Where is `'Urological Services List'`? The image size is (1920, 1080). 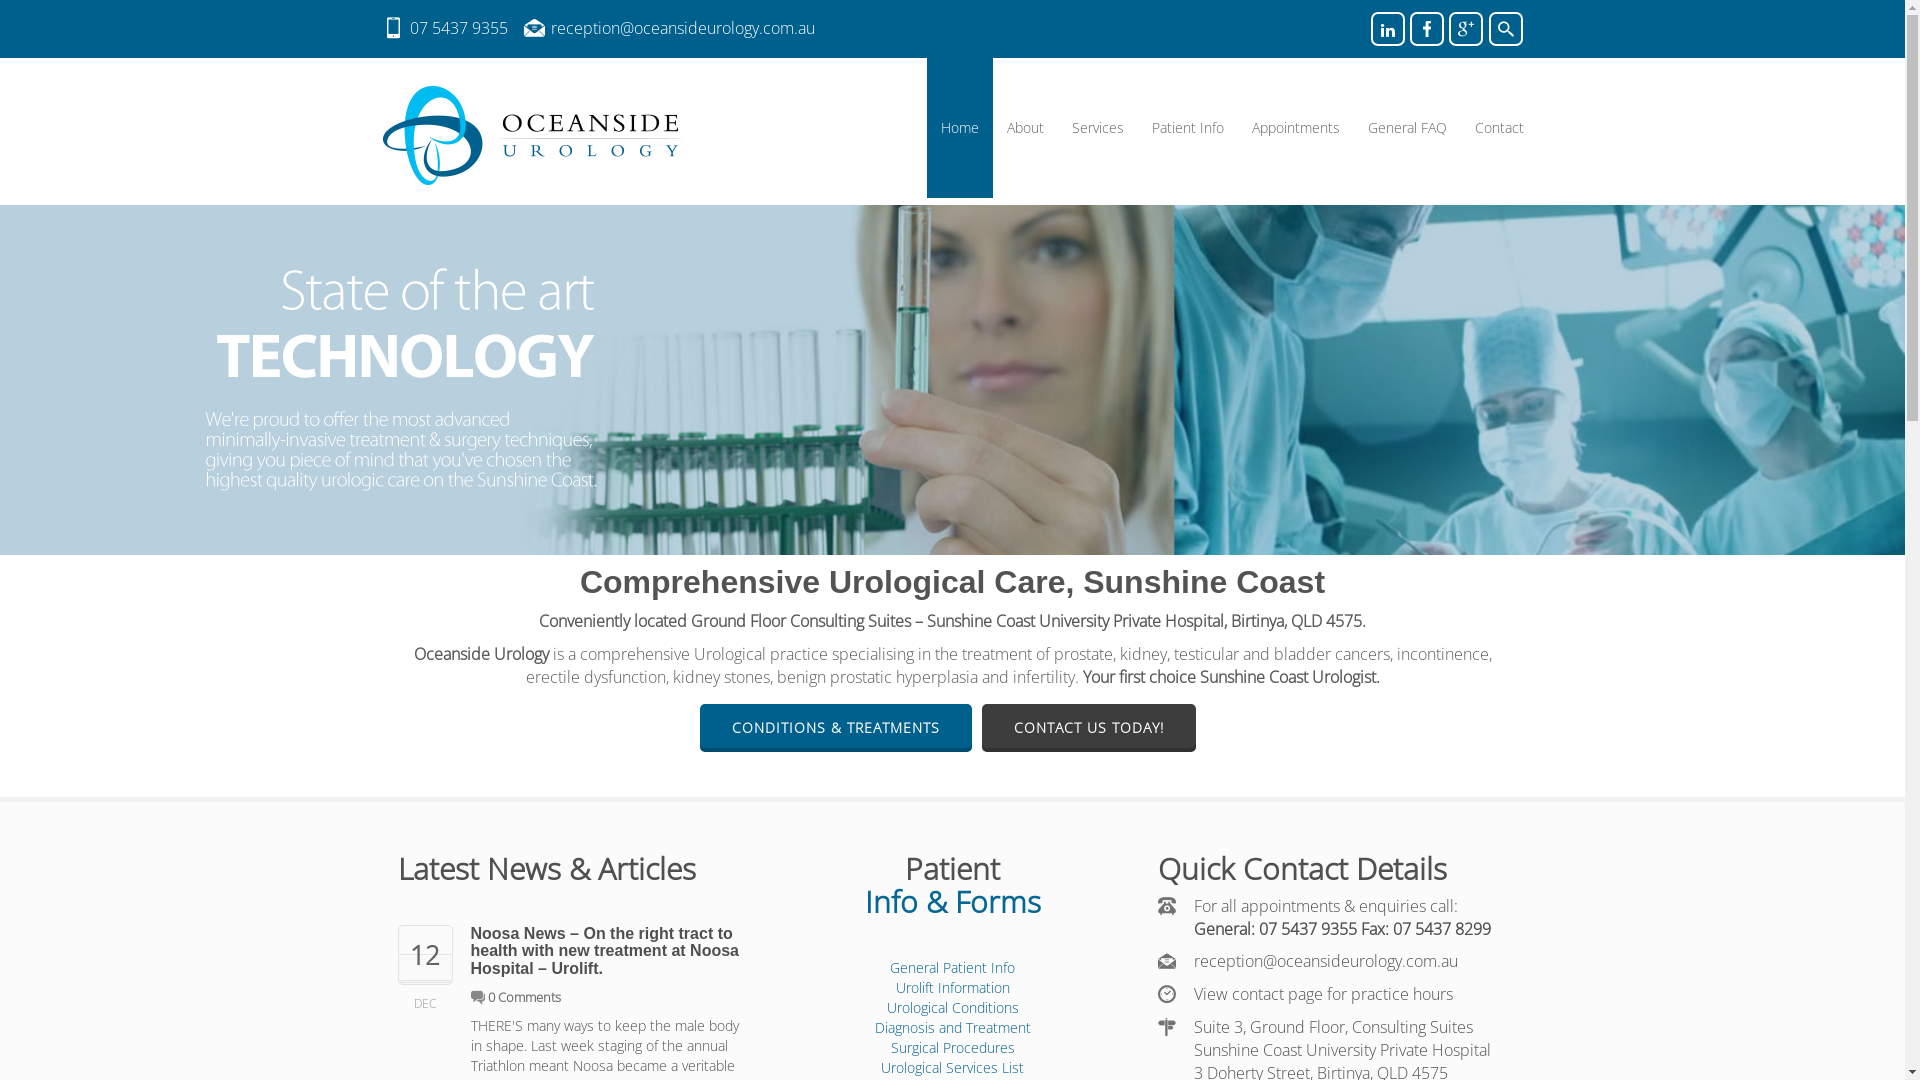 'Urological Services List' is located at coordinates (880, 1066).